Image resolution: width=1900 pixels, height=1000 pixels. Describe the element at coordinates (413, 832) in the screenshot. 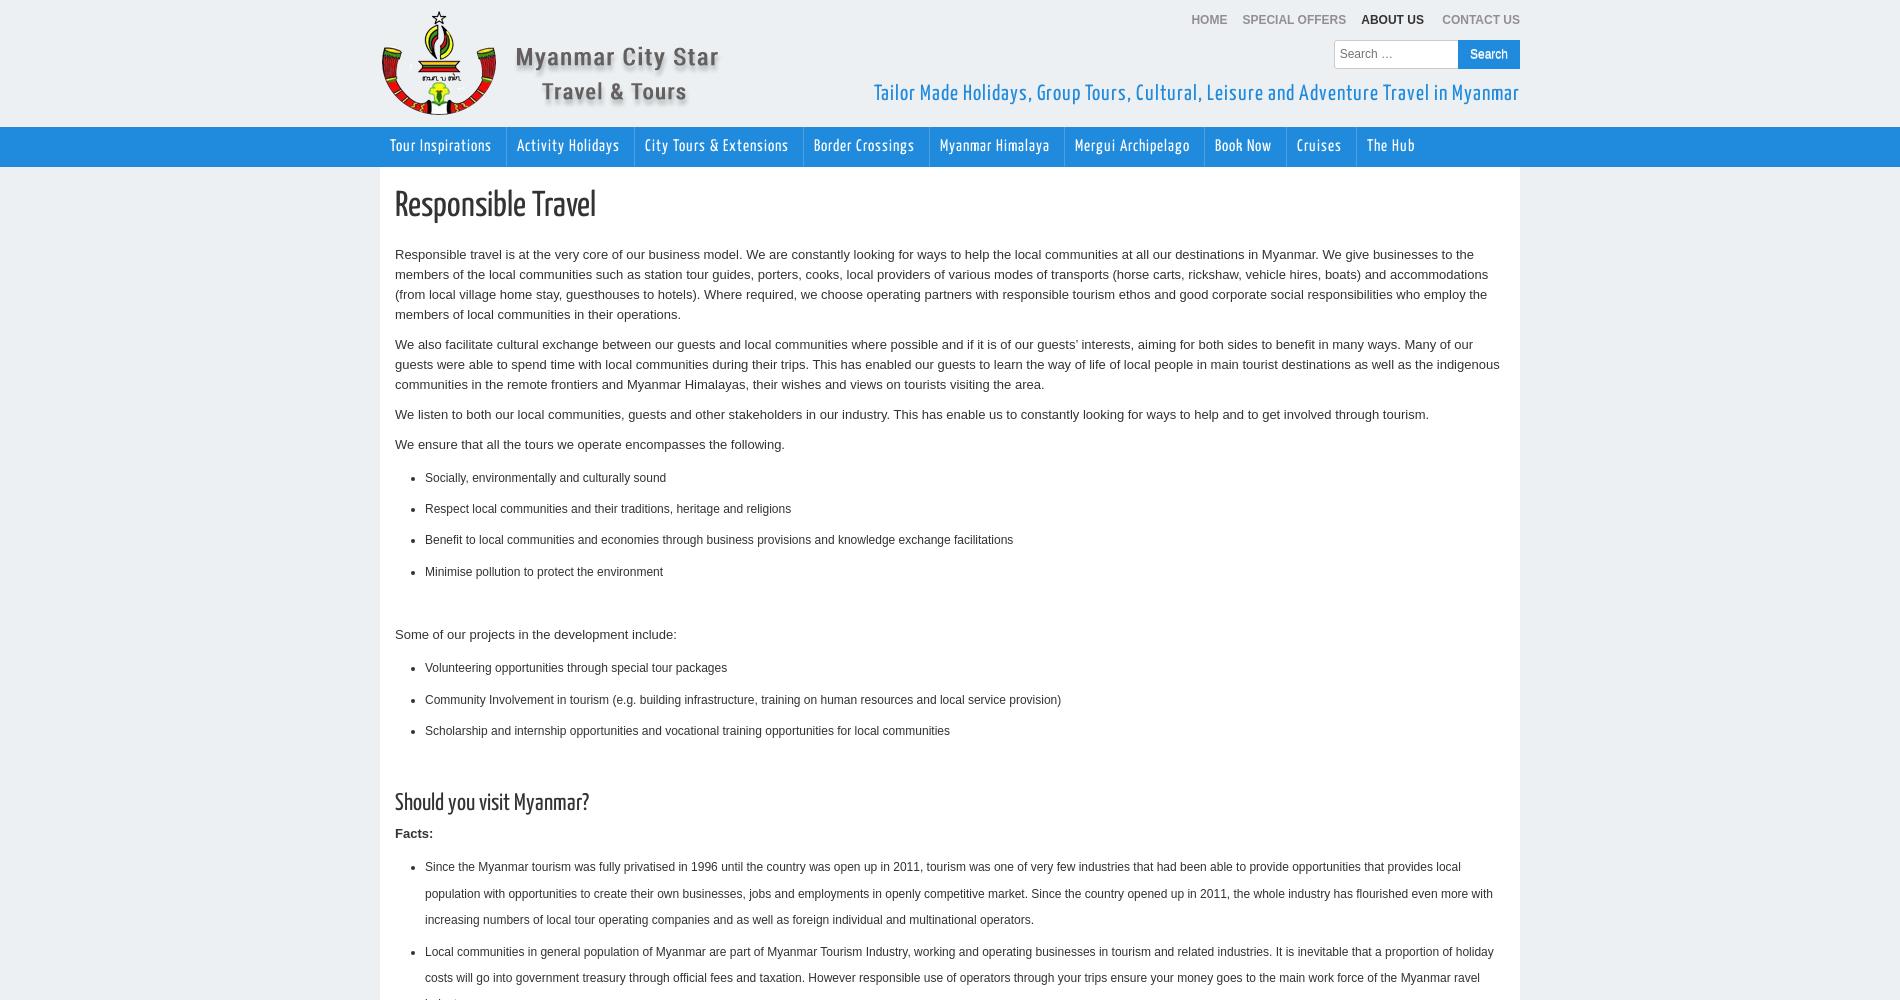

I see `'Facts:'` at that location.